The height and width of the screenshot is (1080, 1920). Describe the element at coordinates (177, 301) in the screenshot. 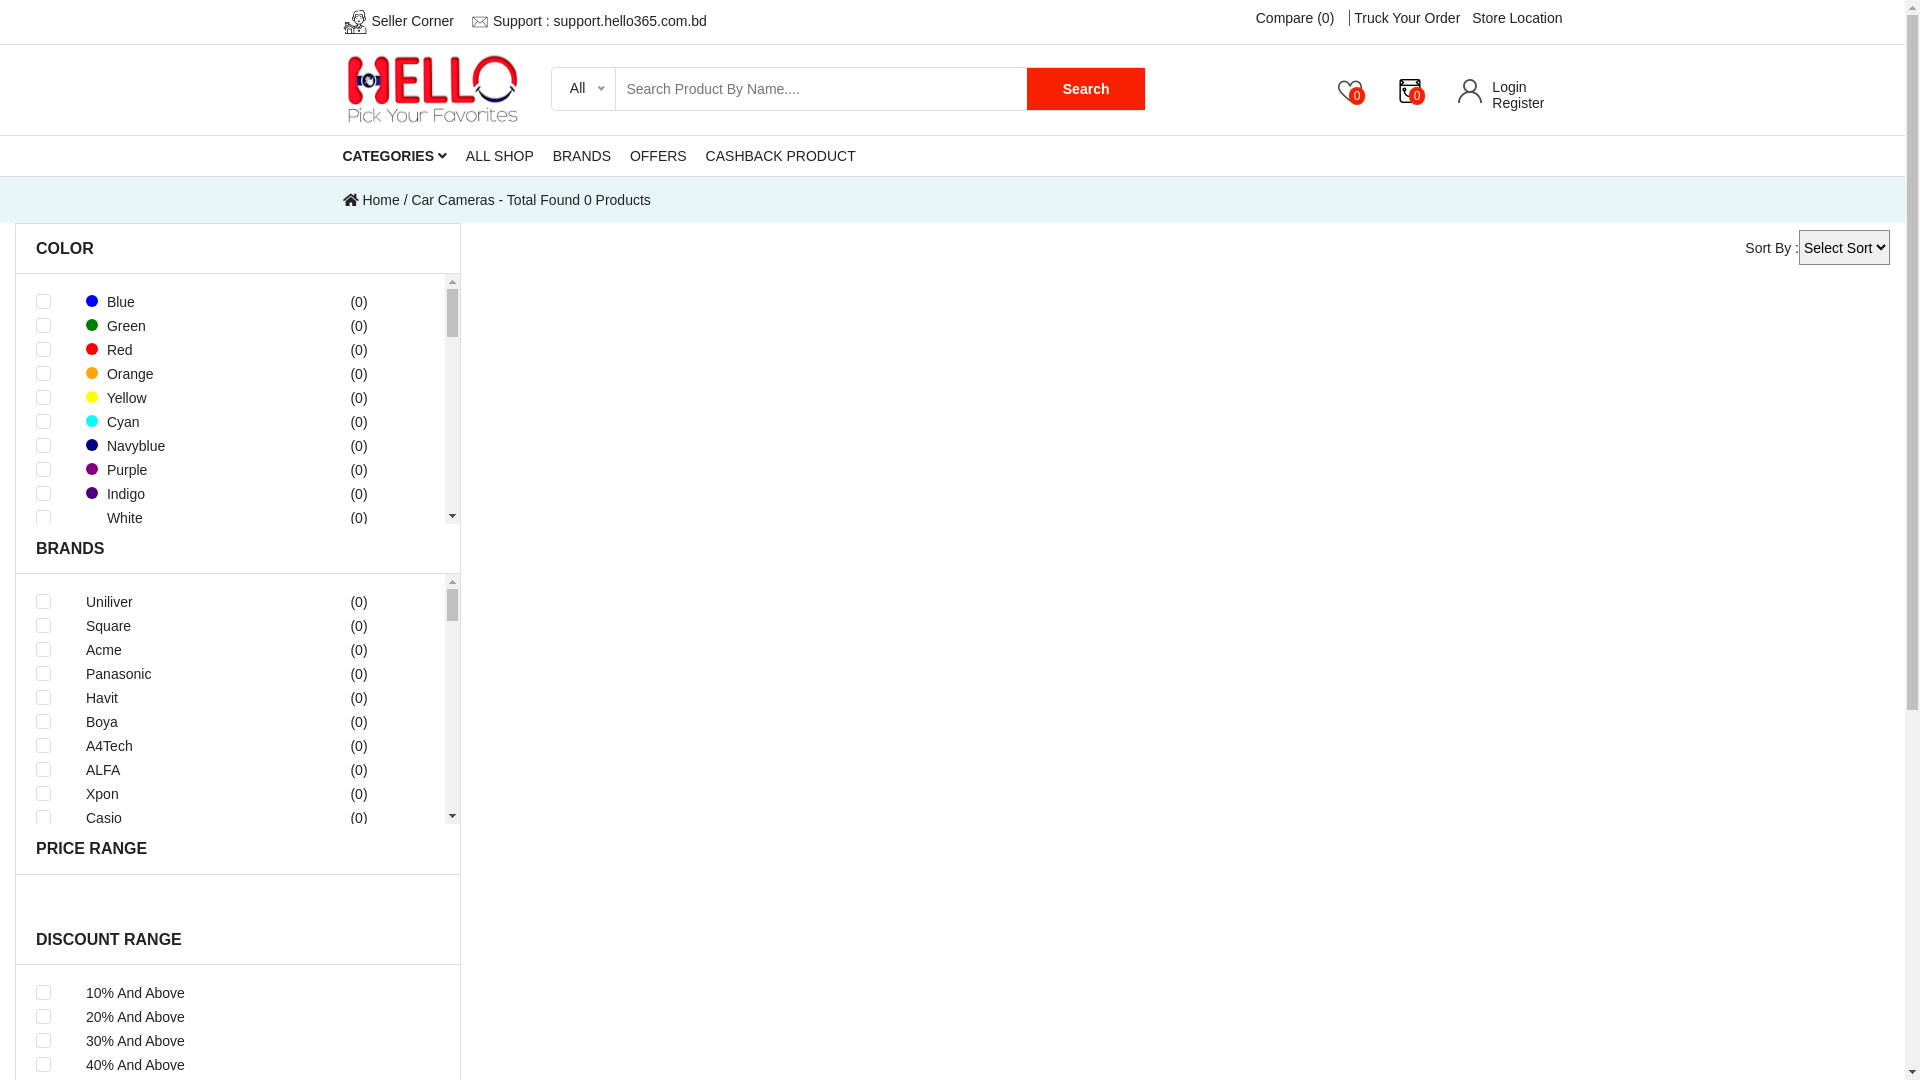

I see `'Blue'` at that location.